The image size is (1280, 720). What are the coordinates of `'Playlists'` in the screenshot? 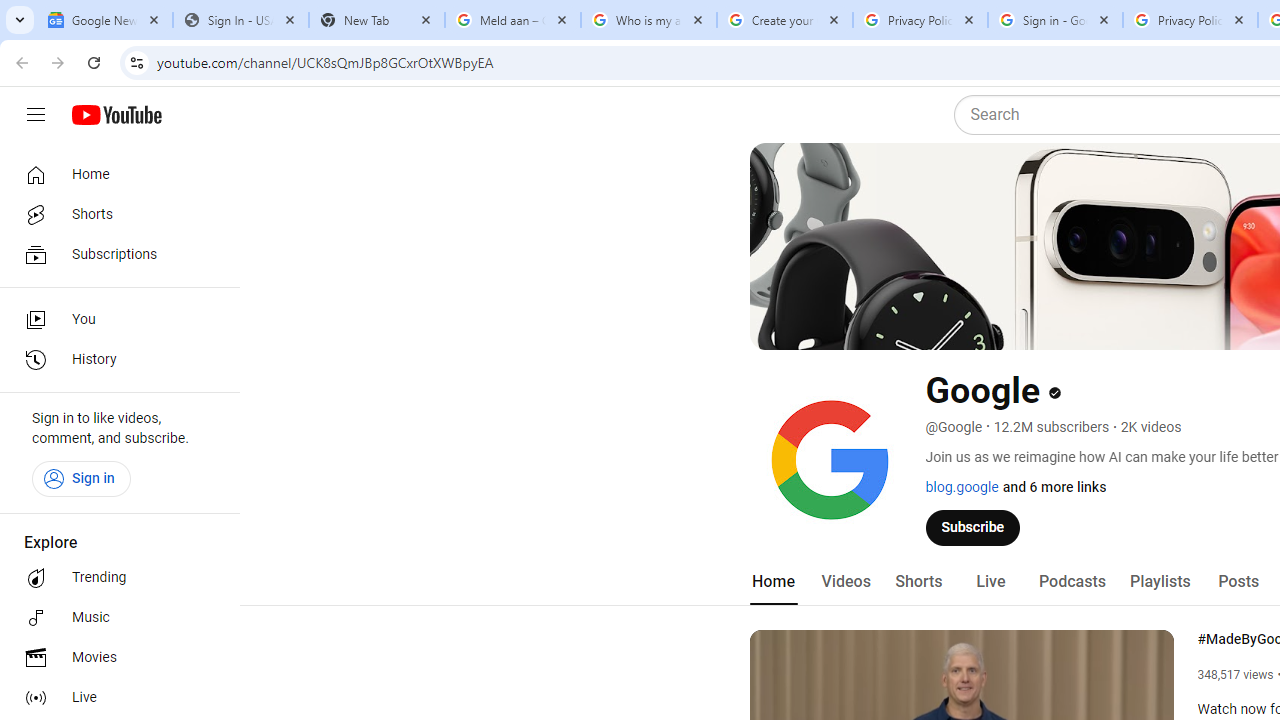 It's located at (1160, 581).